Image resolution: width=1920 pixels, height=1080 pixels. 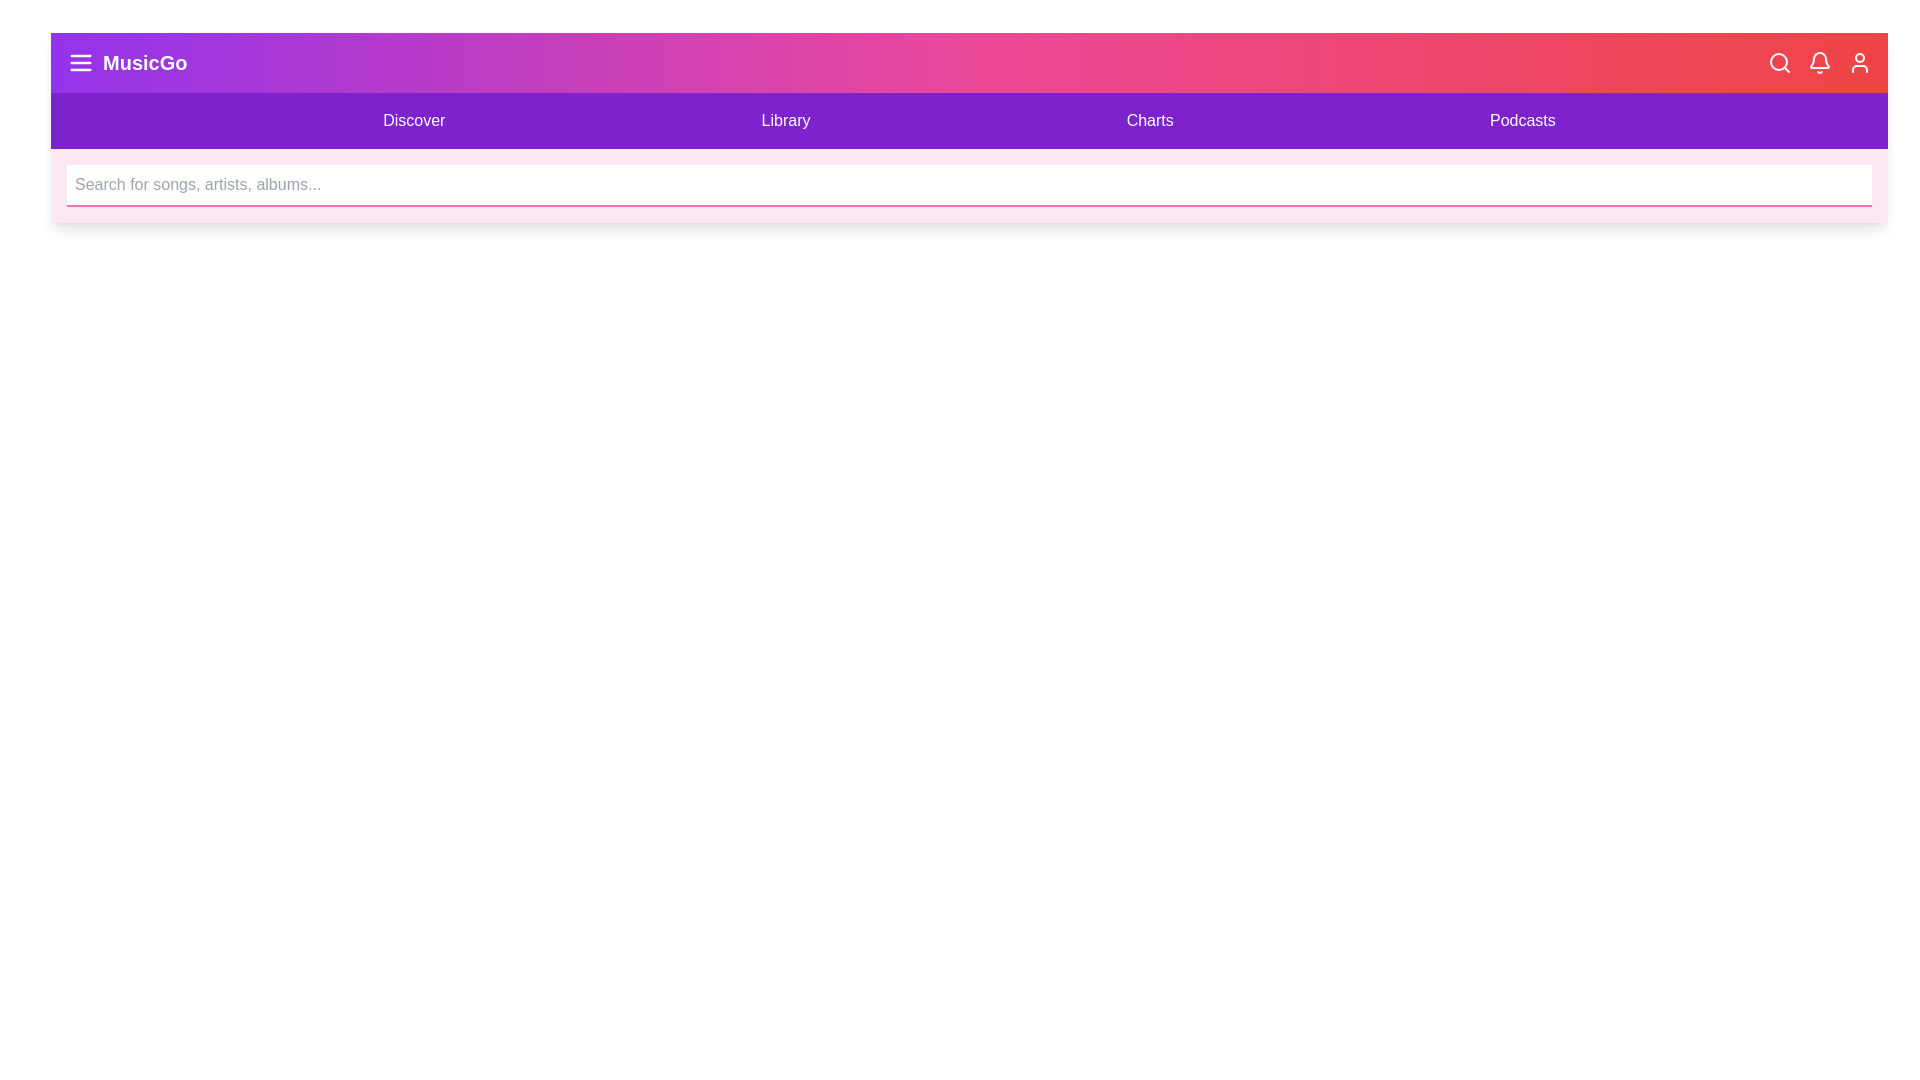 What do you see at coordinates (412, 120) in the screenshot?
I see `the 'Discover' menu item to navigate to the respective section` at bounding box center [412, 120].